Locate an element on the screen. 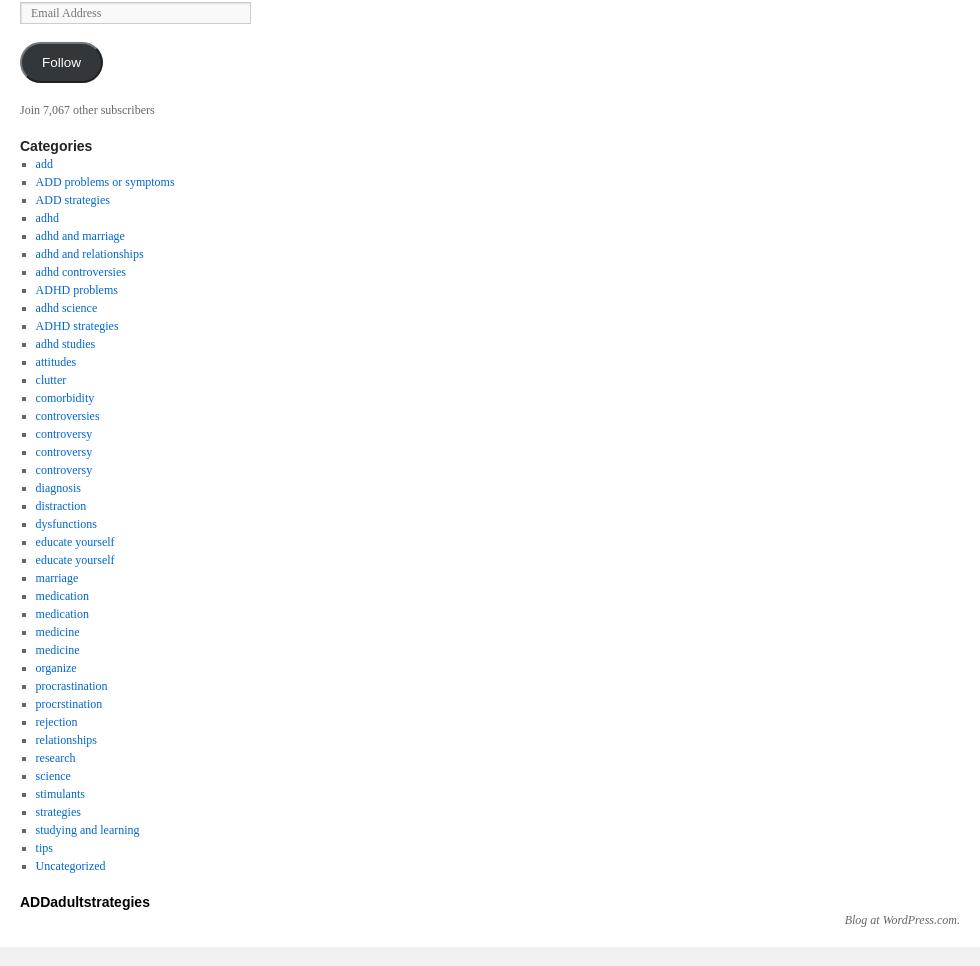 Image resolution: width=980 pixels, height=966 pixels. 'adhd controversies' is located at coordinates (79, 270).